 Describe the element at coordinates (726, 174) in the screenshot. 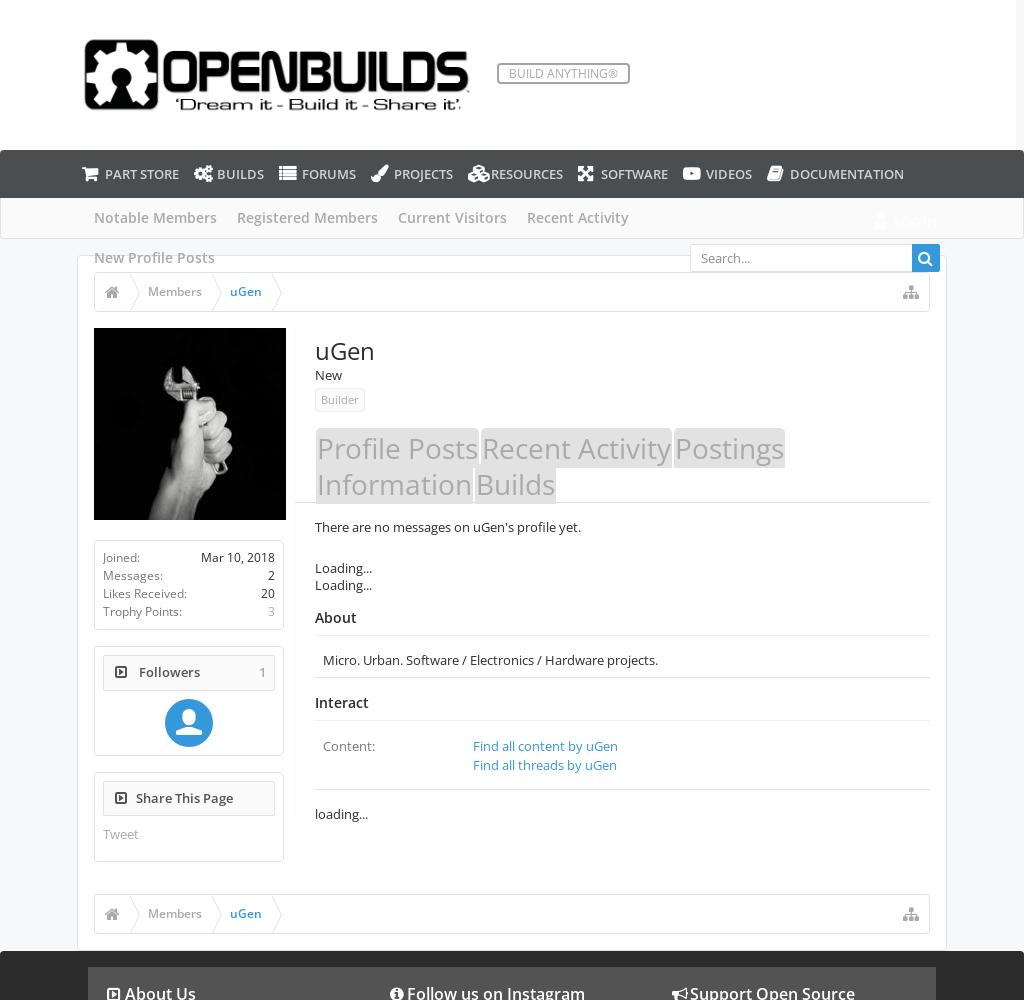

I see `'VIDEOS'` at that location.